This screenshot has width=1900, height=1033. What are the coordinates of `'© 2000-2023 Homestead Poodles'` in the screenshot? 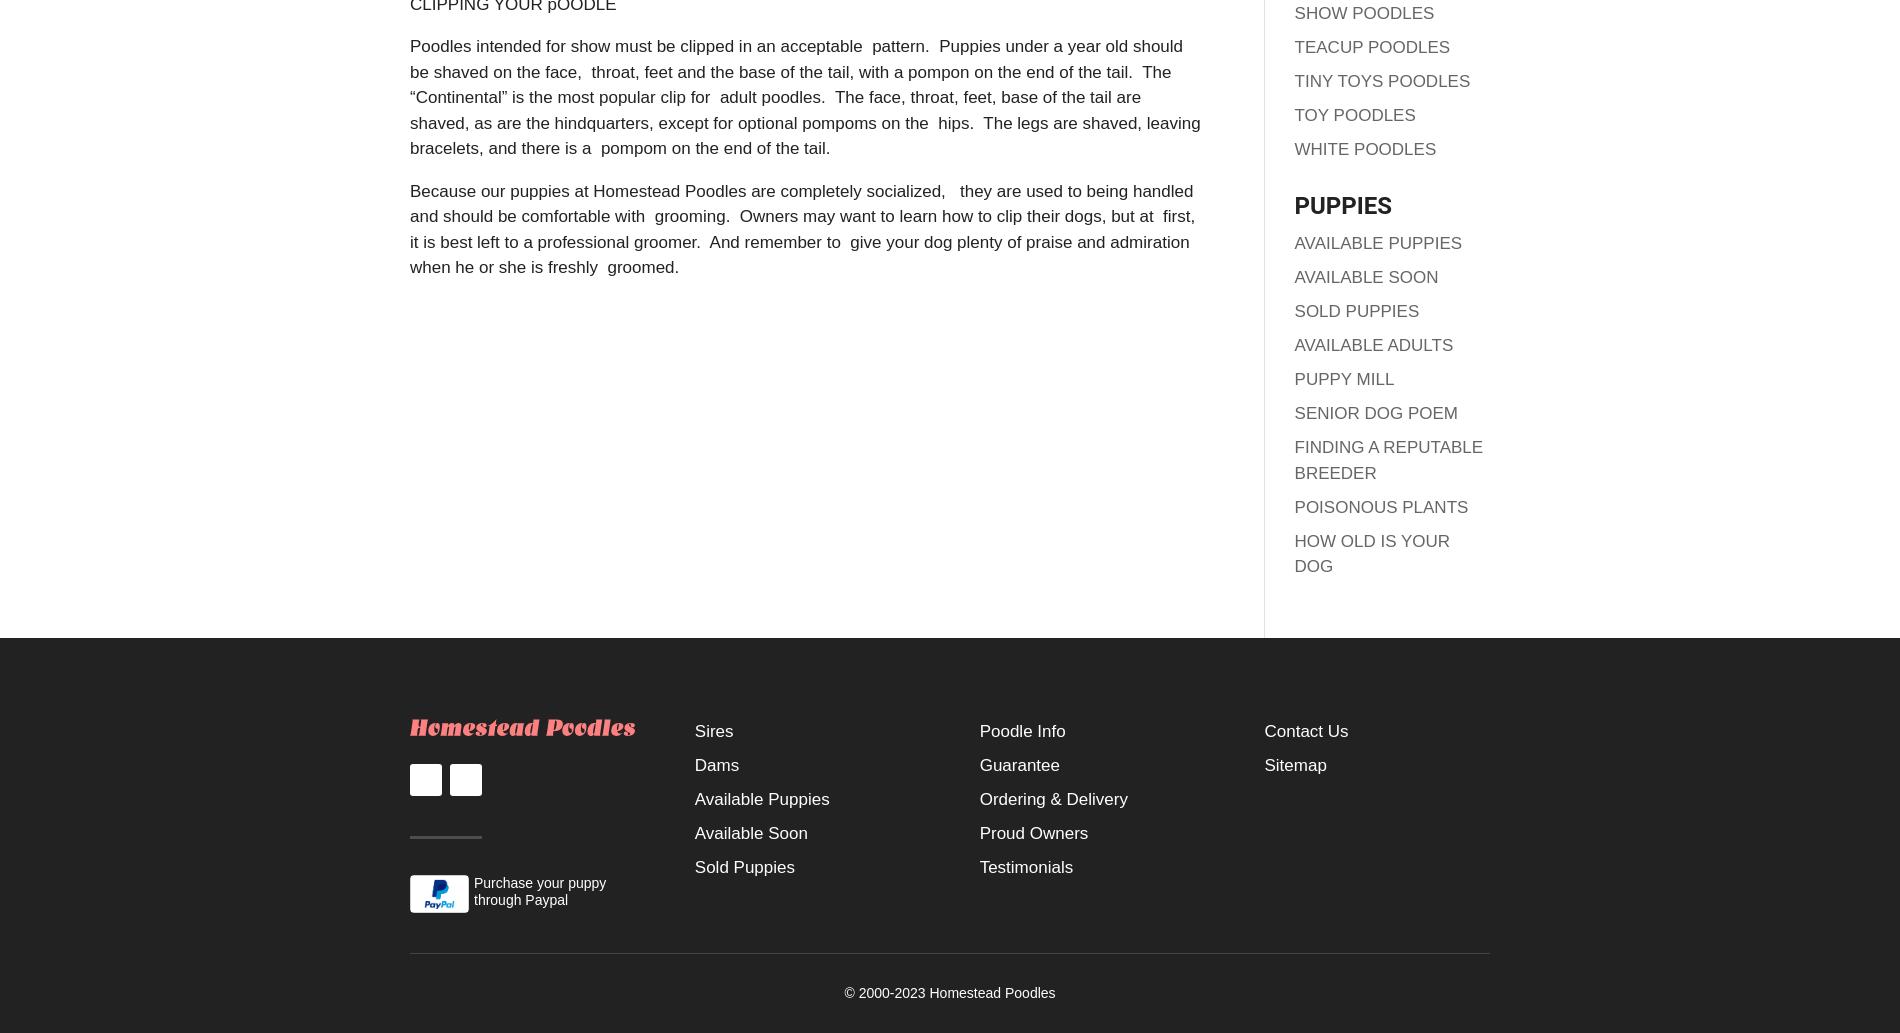 It's located at (842, 990).